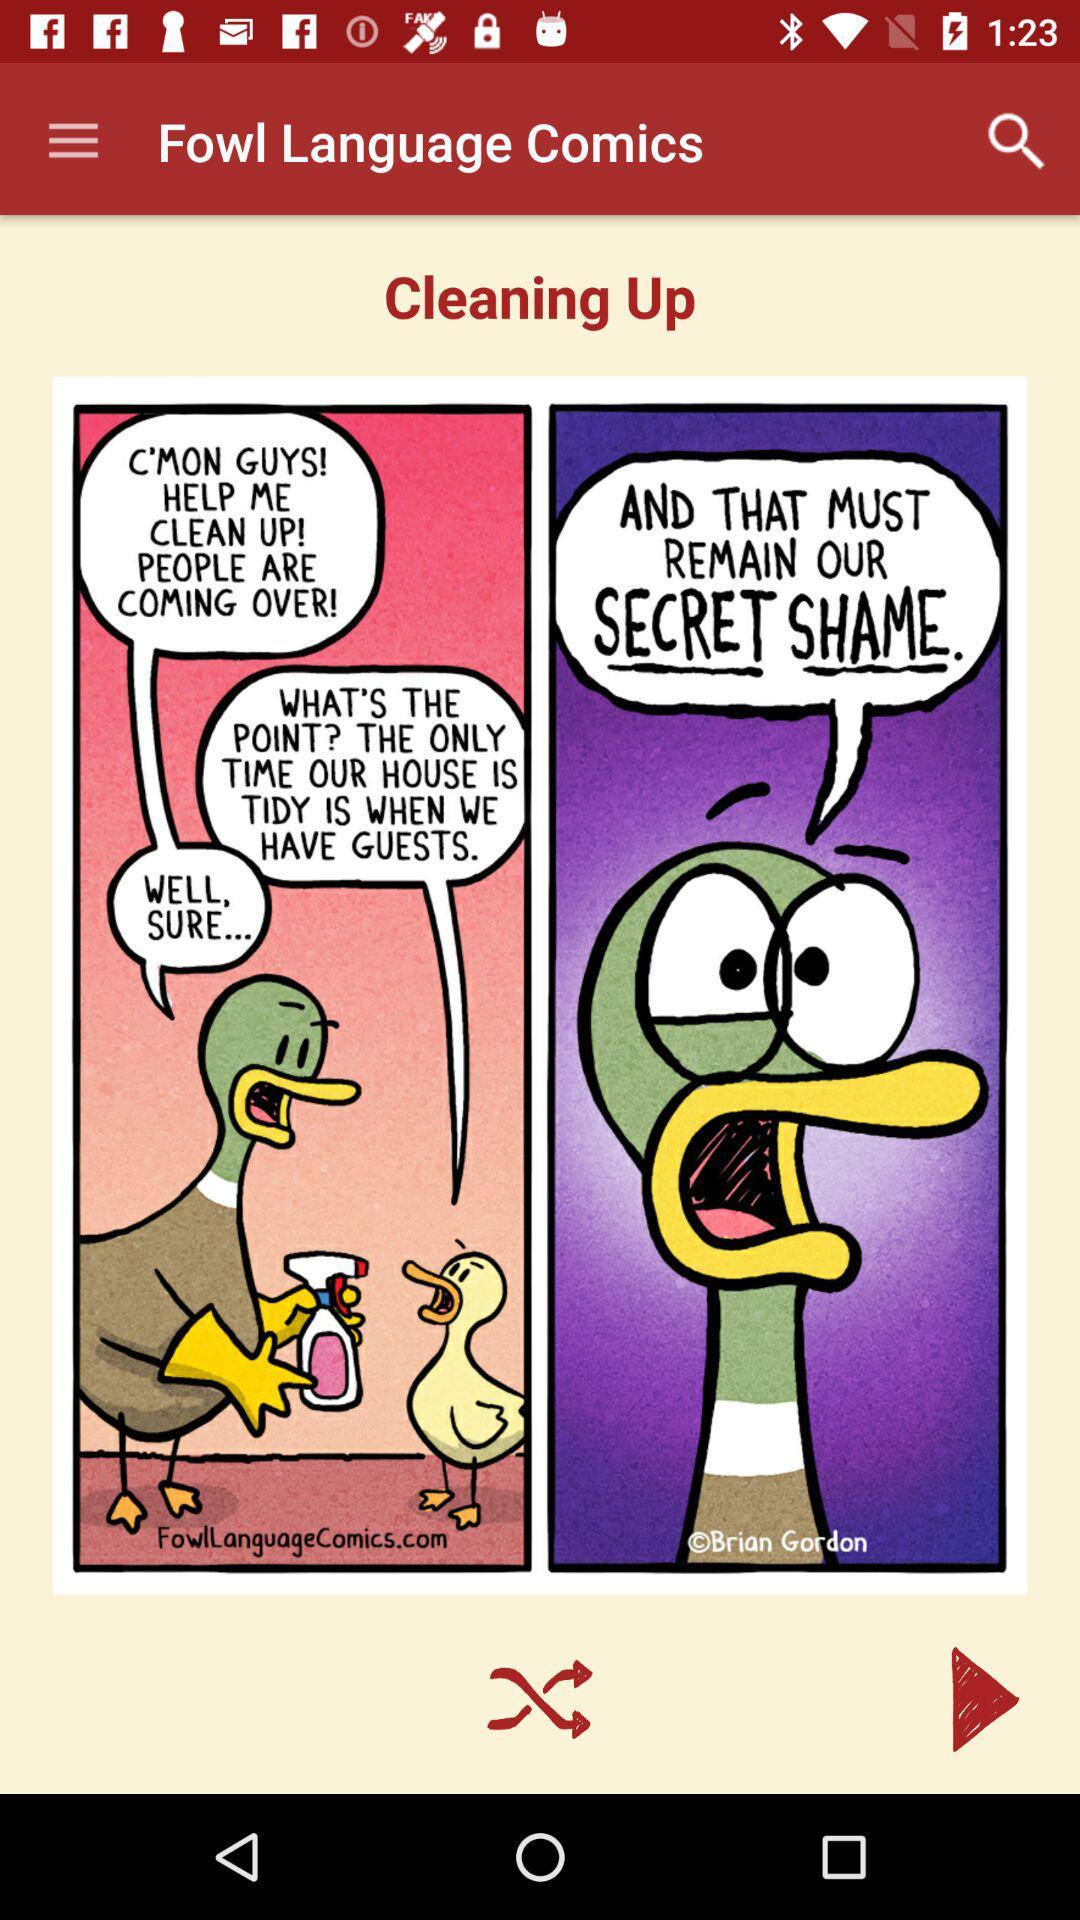 This screenshot has width=1080, height=1920. I want to click on the app next to fowl language comics item, so click(72, 140).